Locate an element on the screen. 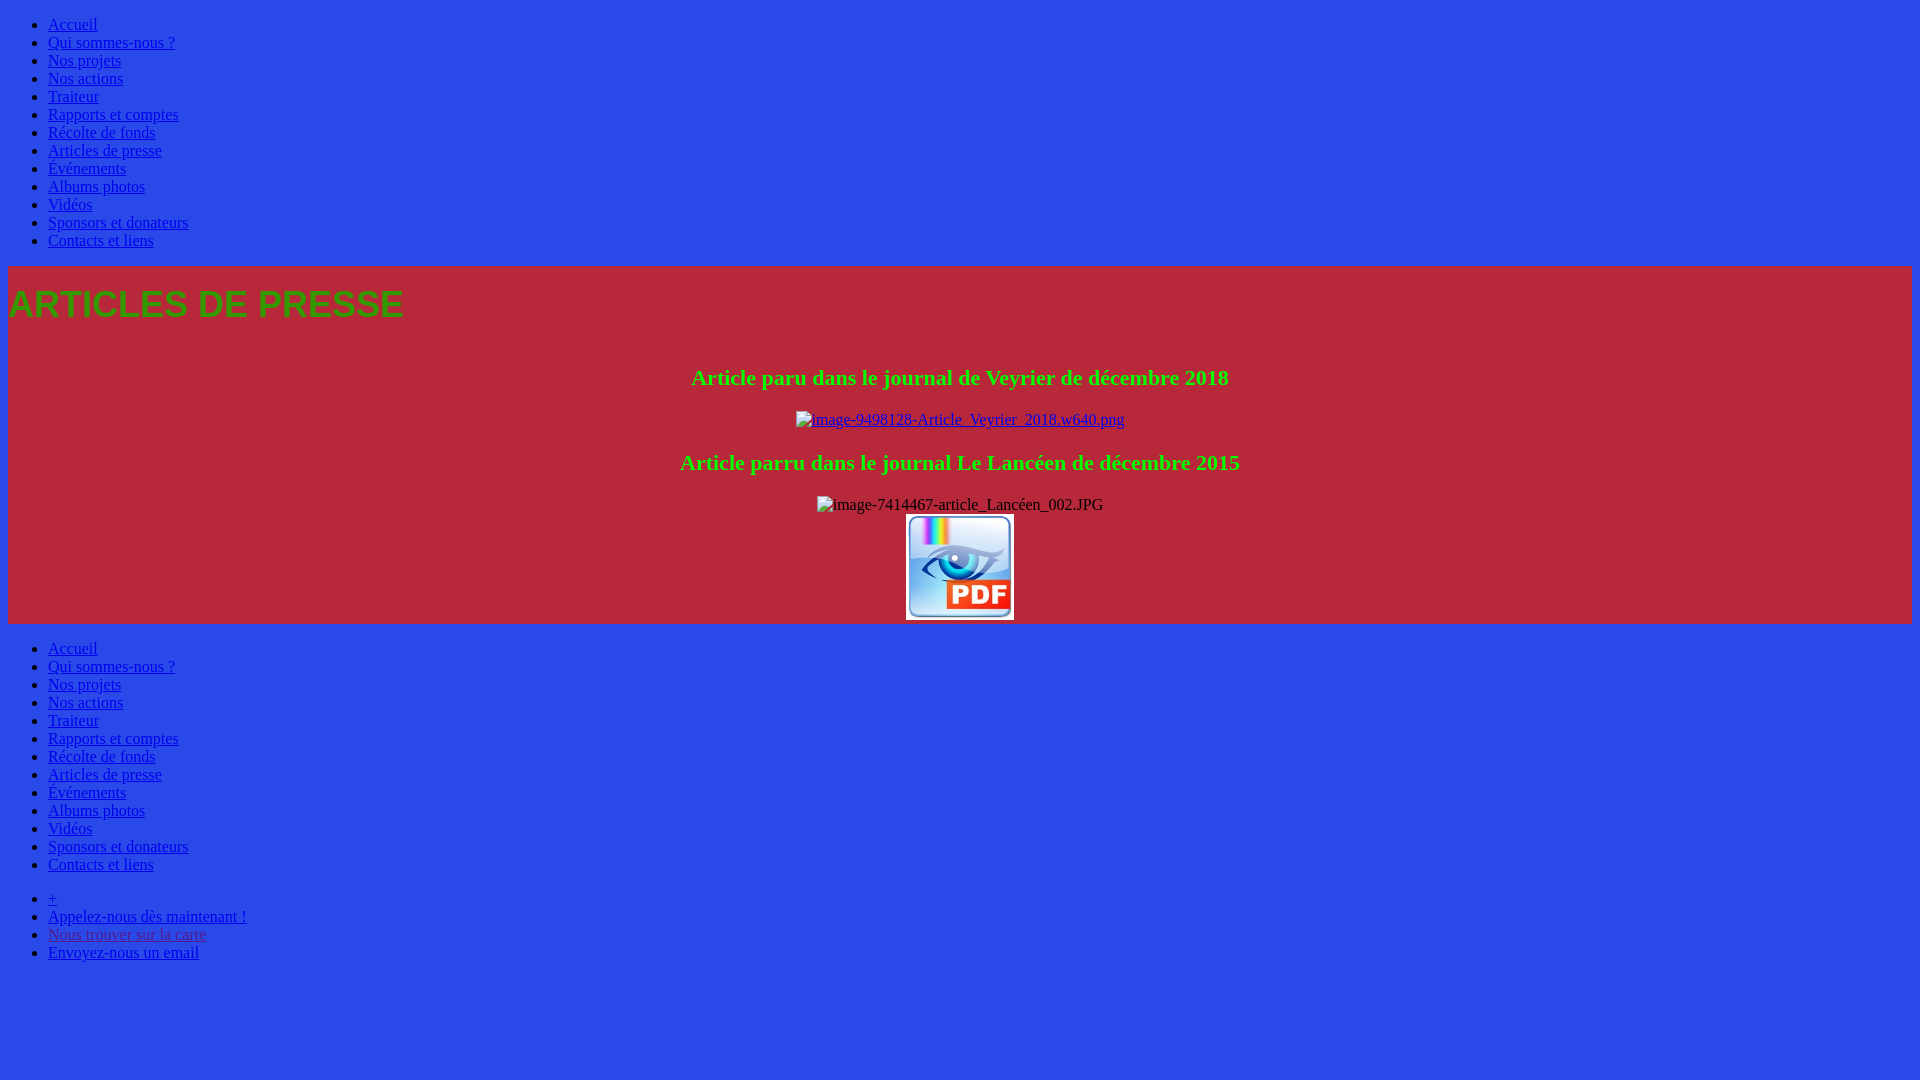 The image size is (1920, 1080). 'Articles de presse' is located at coordinates (104, 149).